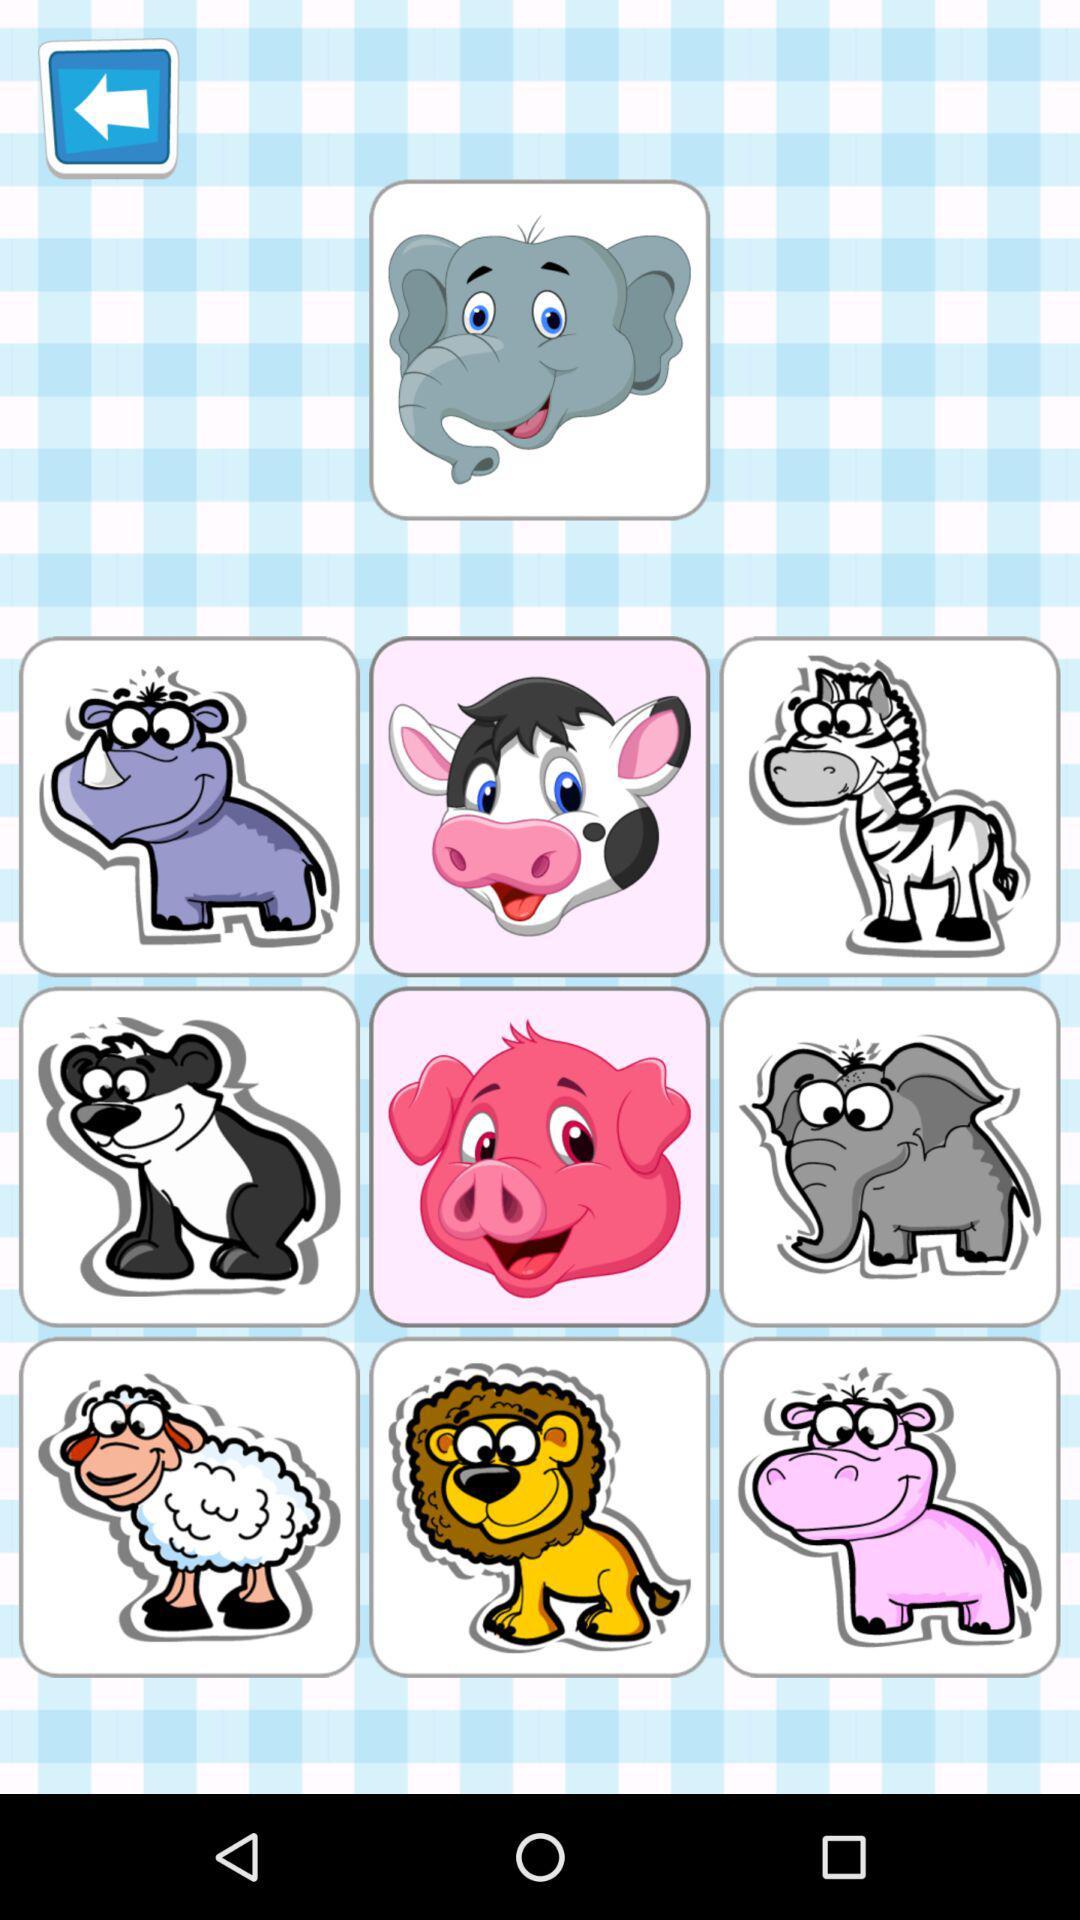  Describe the element at coordinates (108, 115) in the screenshot. I see `the arrow_backward icon` at that location.